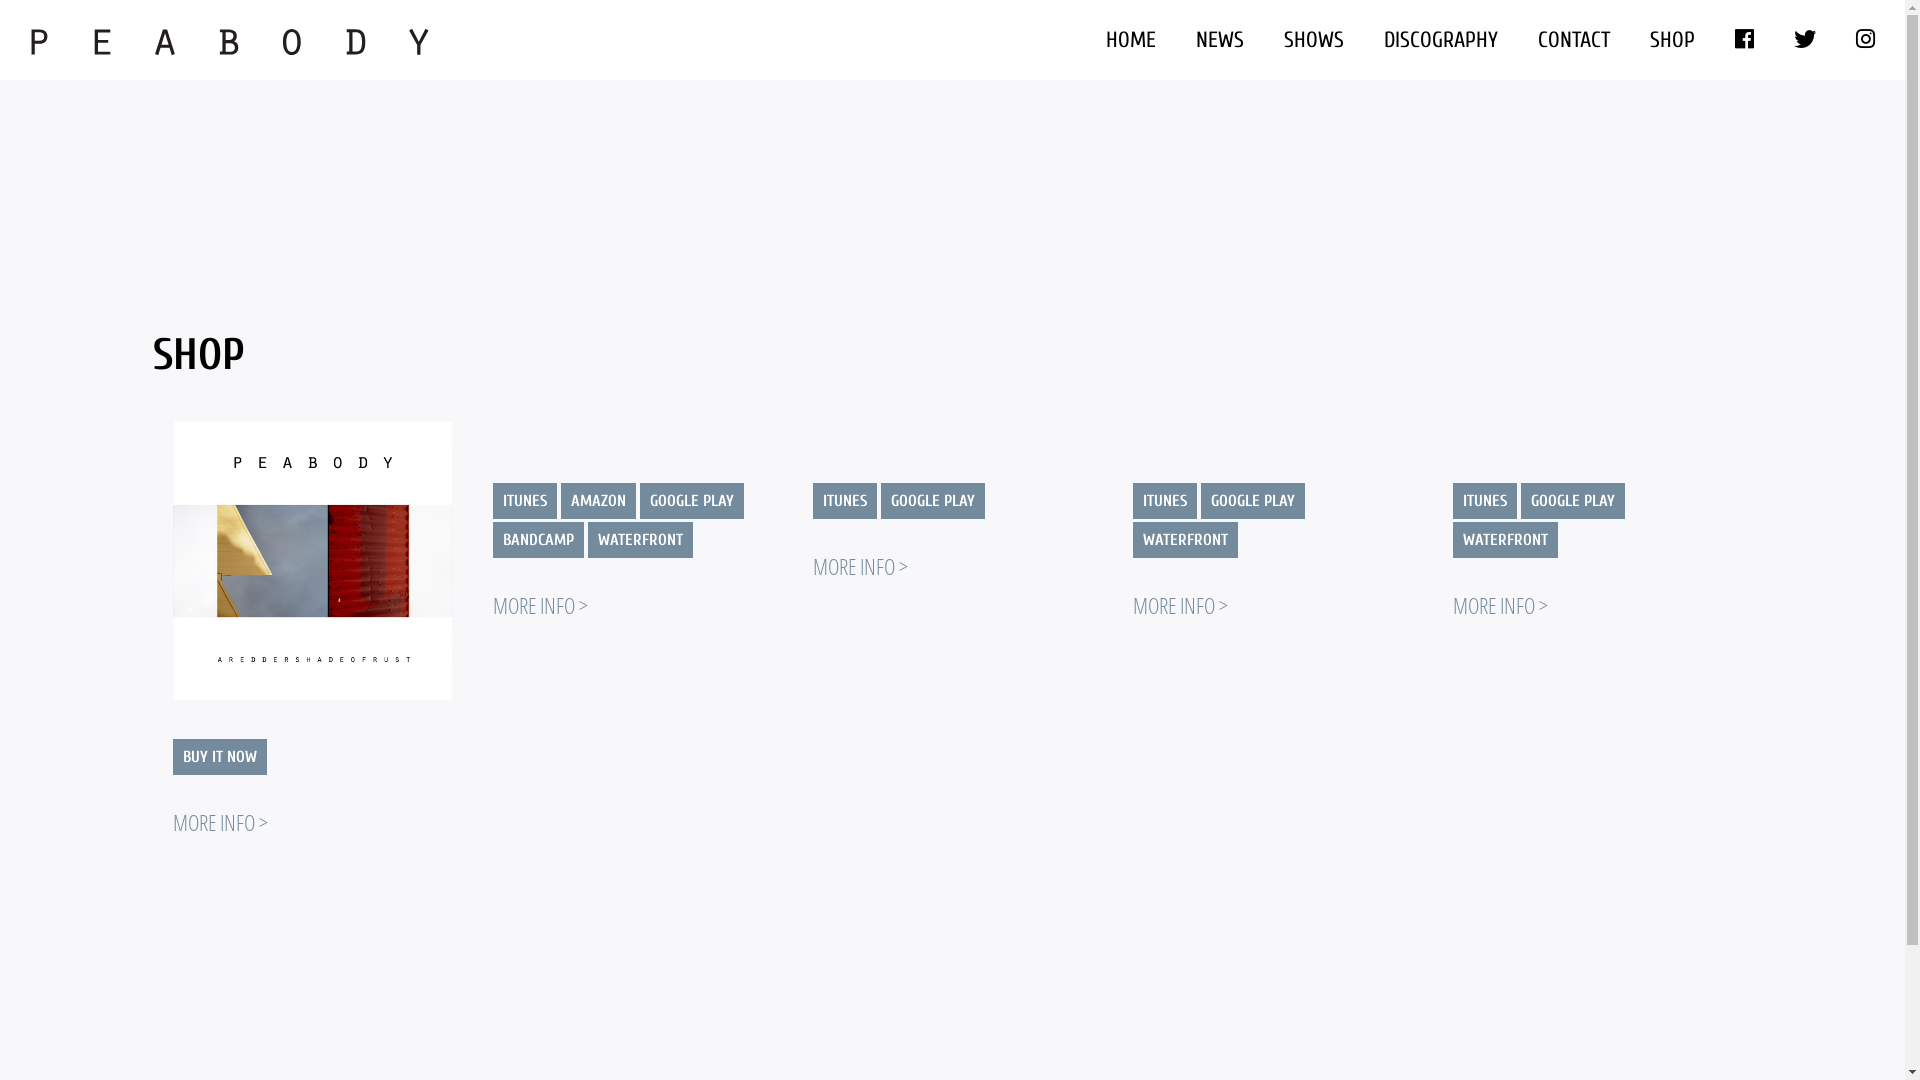  Describe the element at coordinates (219, 756) in the screenshot. I see `'BUY IT NOW'` at that location.